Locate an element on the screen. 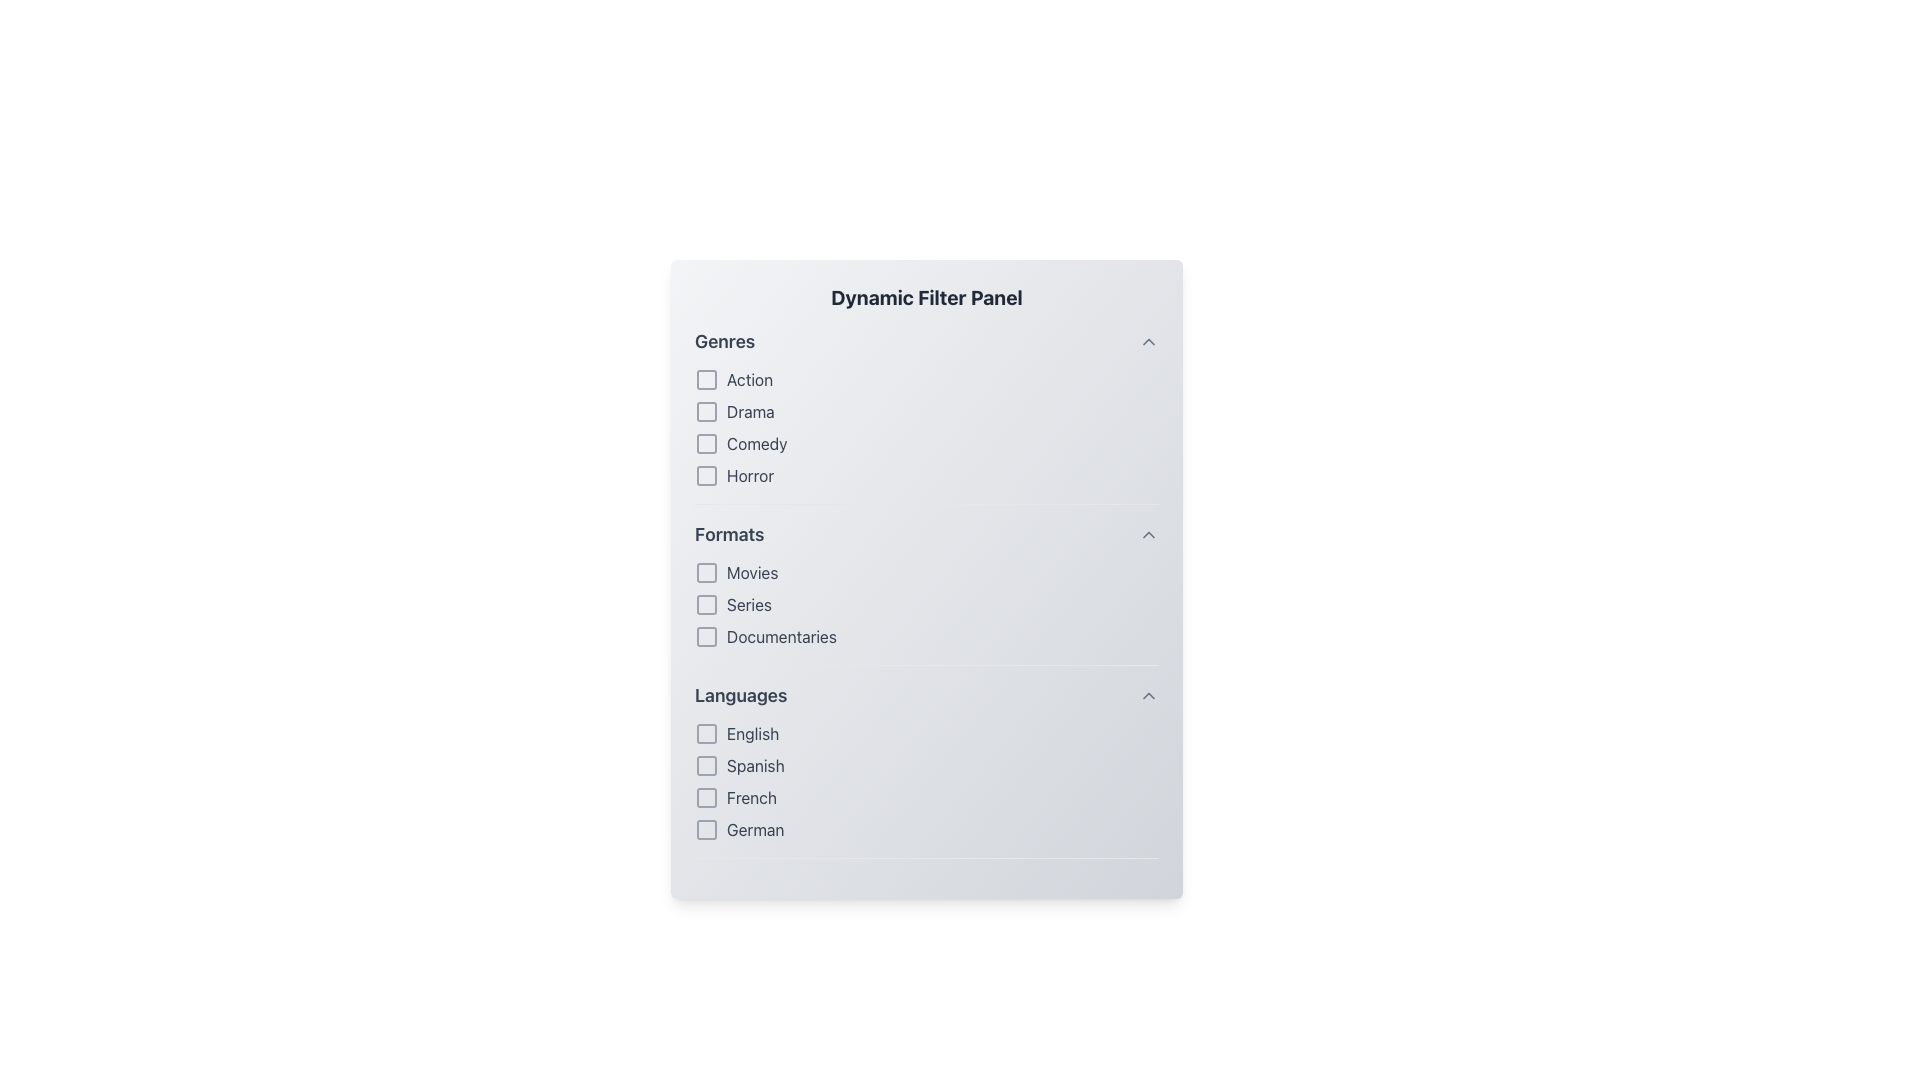  the second checkbox in the 'Formats' section of the Dynamic Filter Panel, which is associated with the 'Series' label is located at coordinates (706, 604).